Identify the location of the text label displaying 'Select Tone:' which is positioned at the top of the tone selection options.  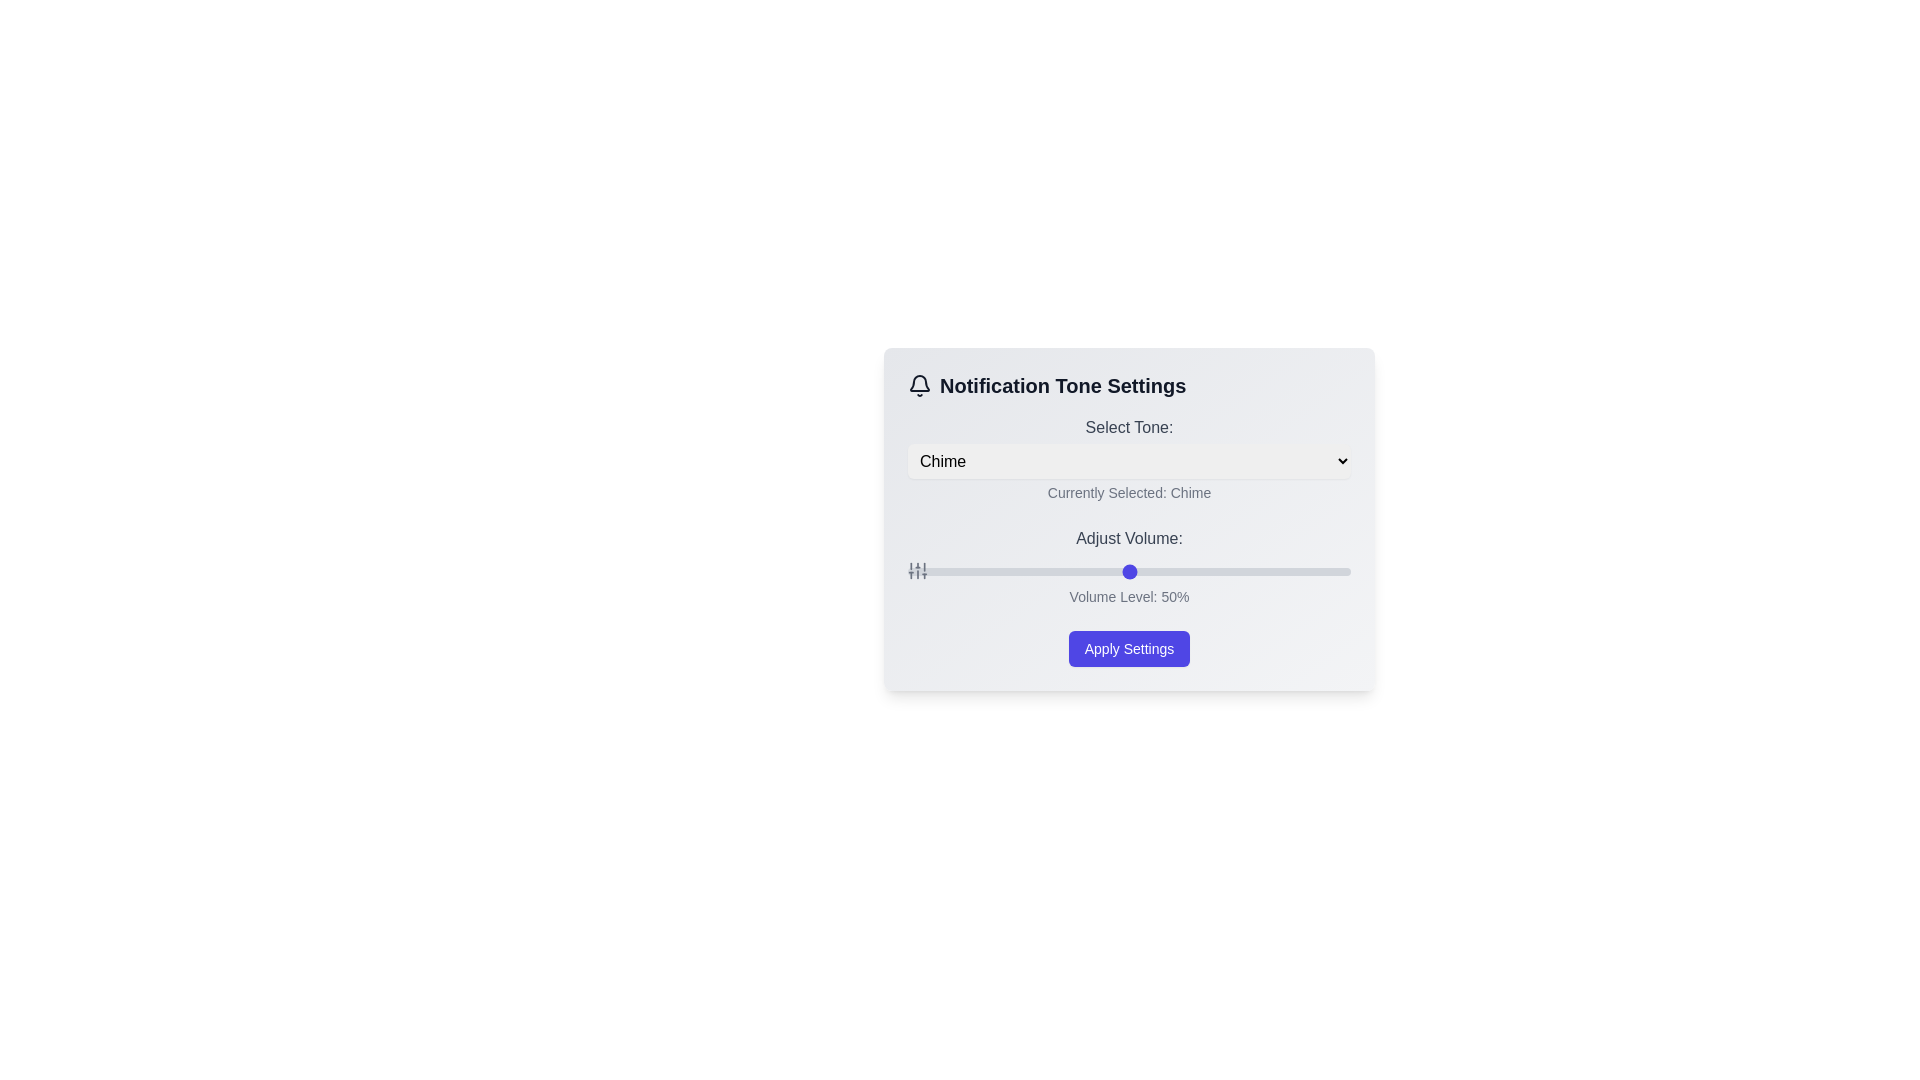
(1129, 427).